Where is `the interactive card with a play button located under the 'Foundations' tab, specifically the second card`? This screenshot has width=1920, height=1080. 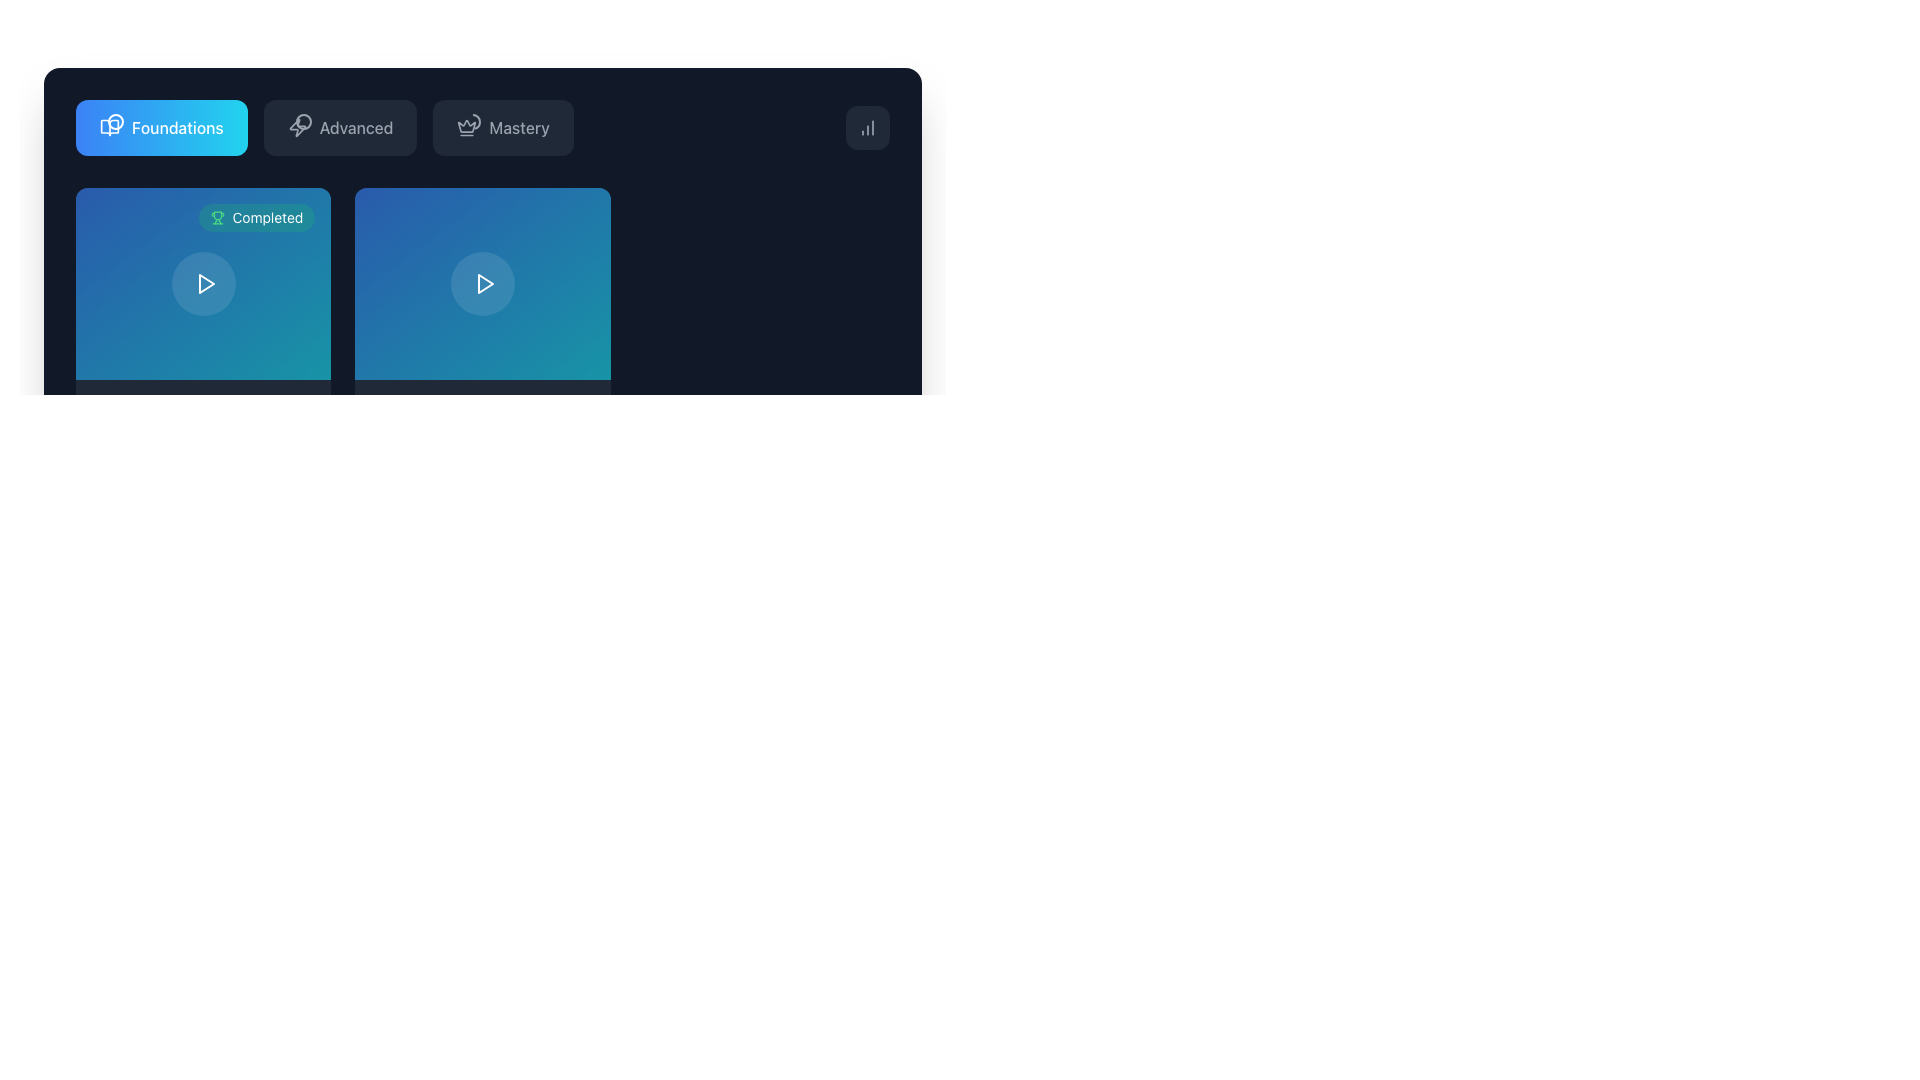 the interactive card with a play button located under the 'Foundations' tab, specifically the second card is located at coordinates (483, 323).